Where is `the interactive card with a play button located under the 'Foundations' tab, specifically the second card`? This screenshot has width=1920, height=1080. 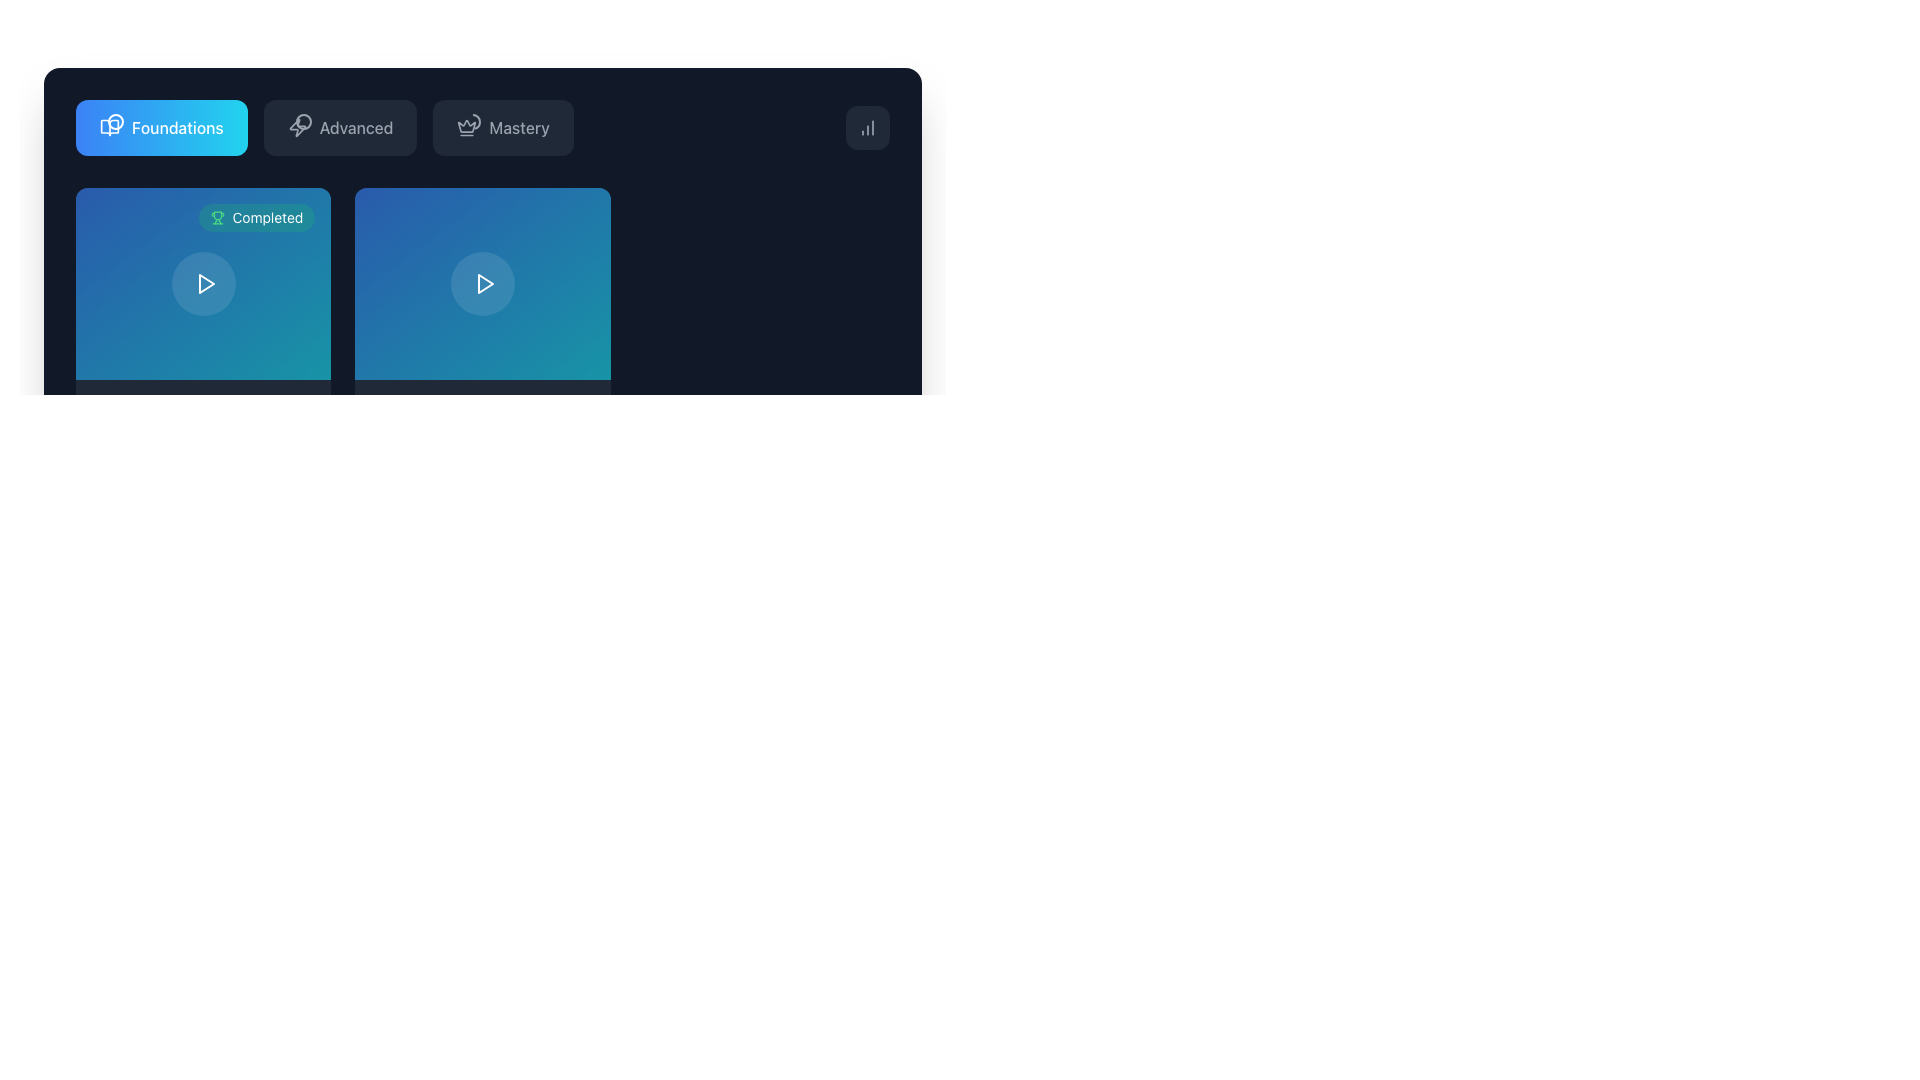 the interactive card with a play button located under the 'Foundations' tab, specifically the second card is located at coordinates (483, 323).